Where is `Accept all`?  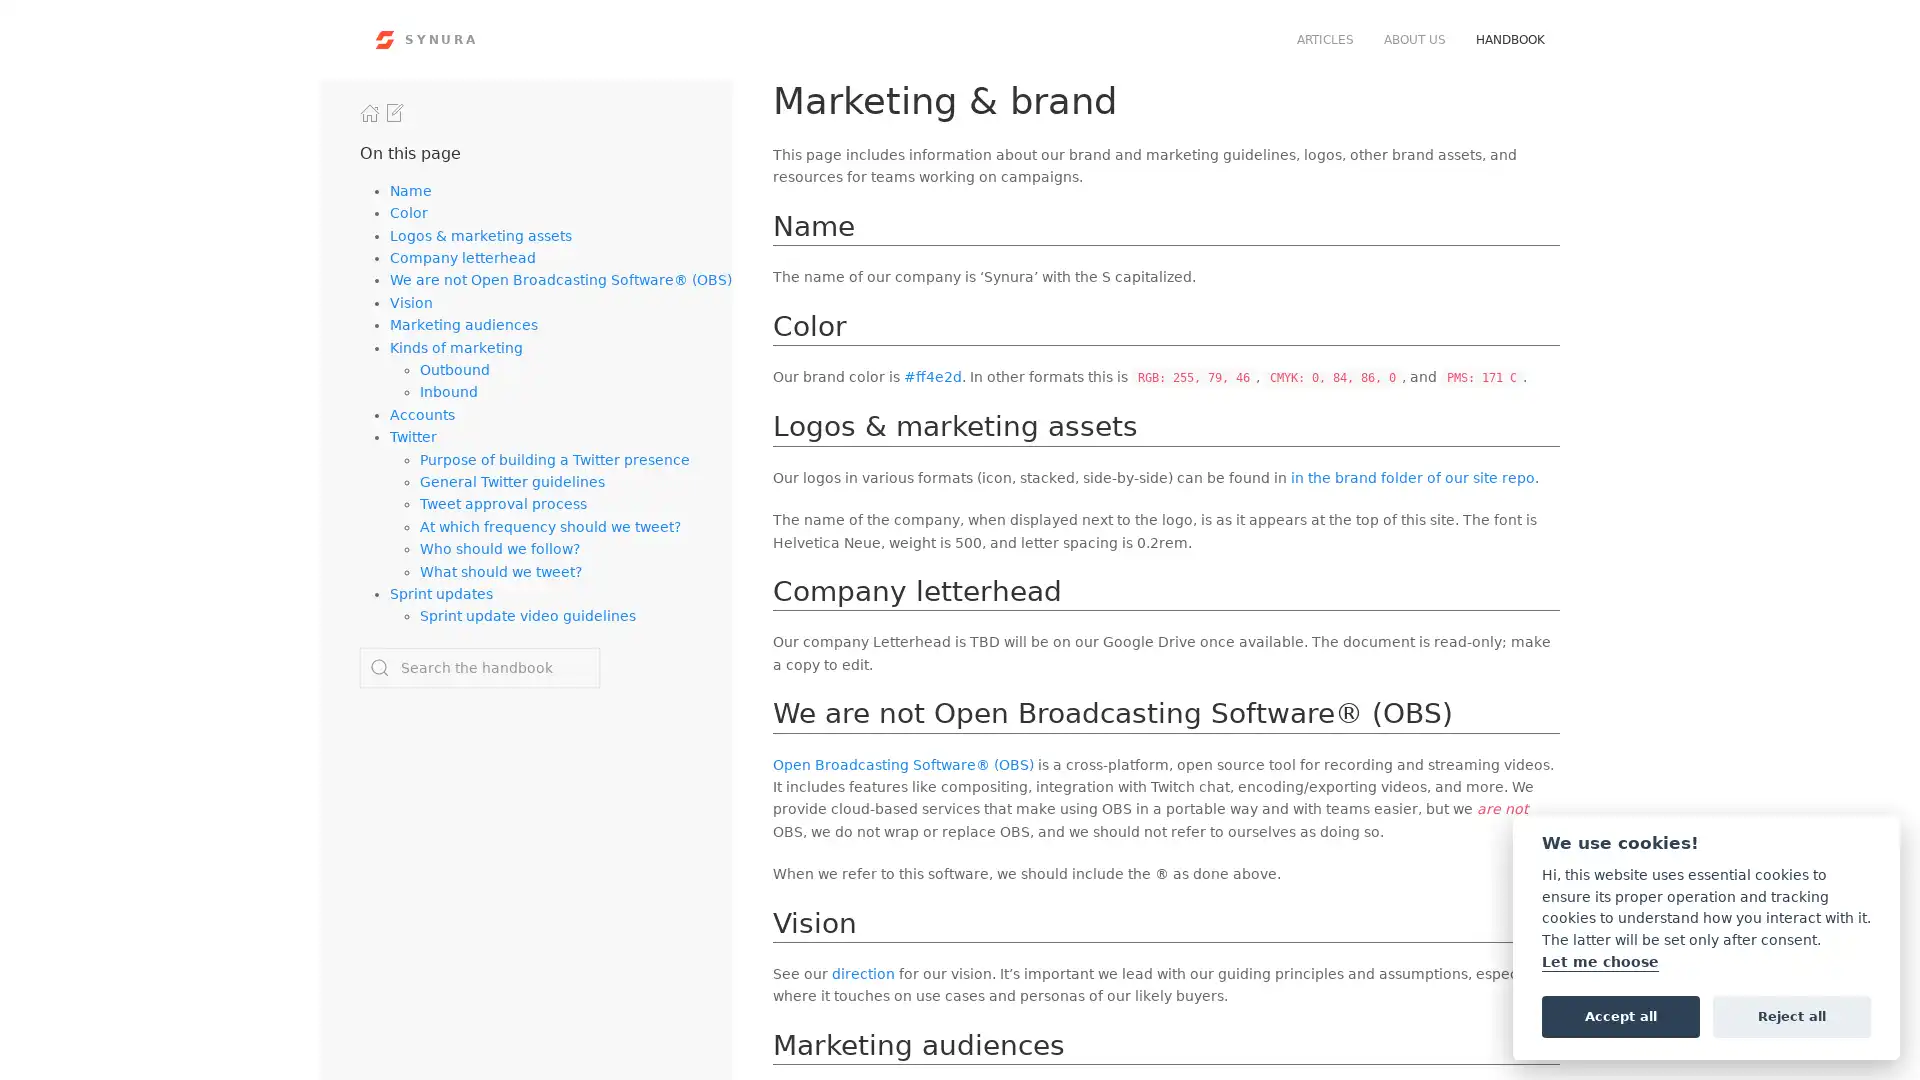 Accept all is located at coordinates (1620, 1015).